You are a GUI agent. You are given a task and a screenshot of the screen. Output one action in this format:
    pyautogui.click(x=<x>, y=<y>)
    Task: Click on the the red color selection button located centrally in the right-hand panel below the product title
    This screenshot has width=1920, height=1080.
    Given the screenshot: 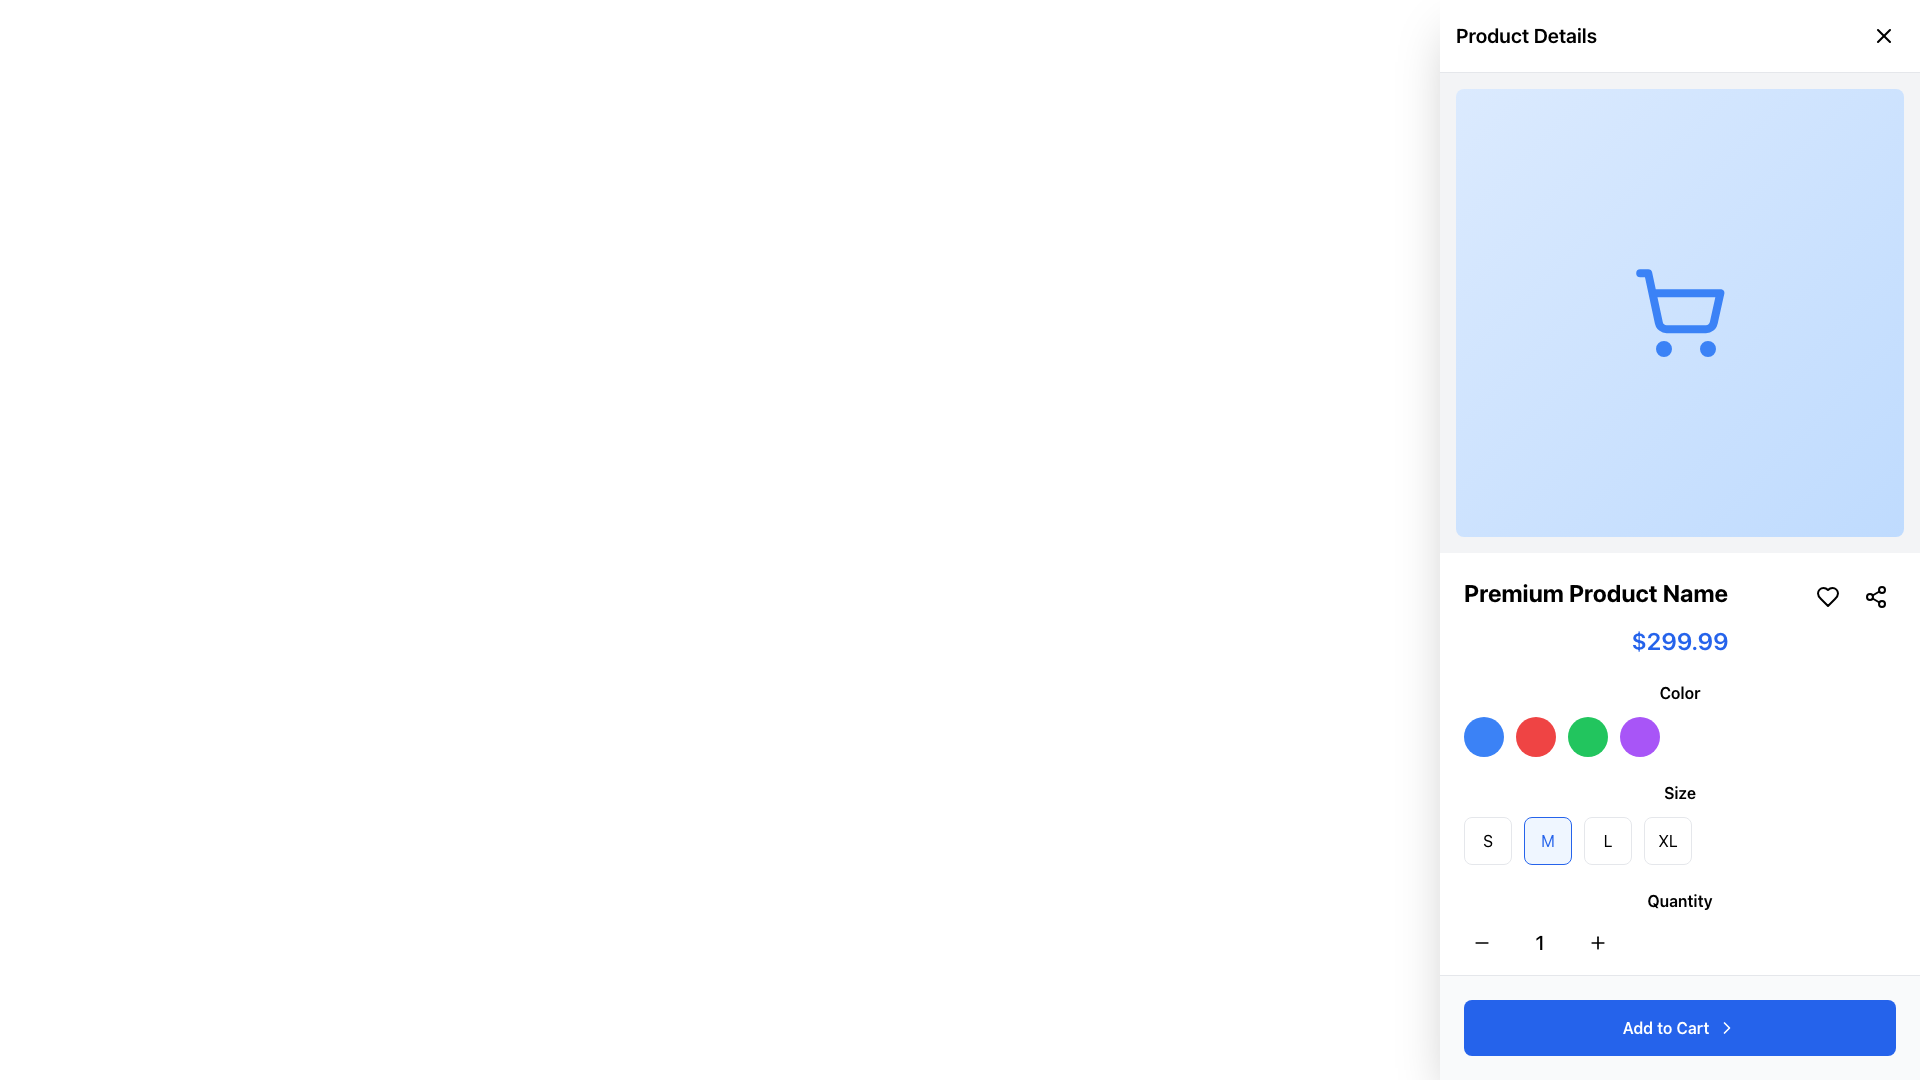 What is the action you would take?
    pyautogui.click(x=1535, y=736)
    